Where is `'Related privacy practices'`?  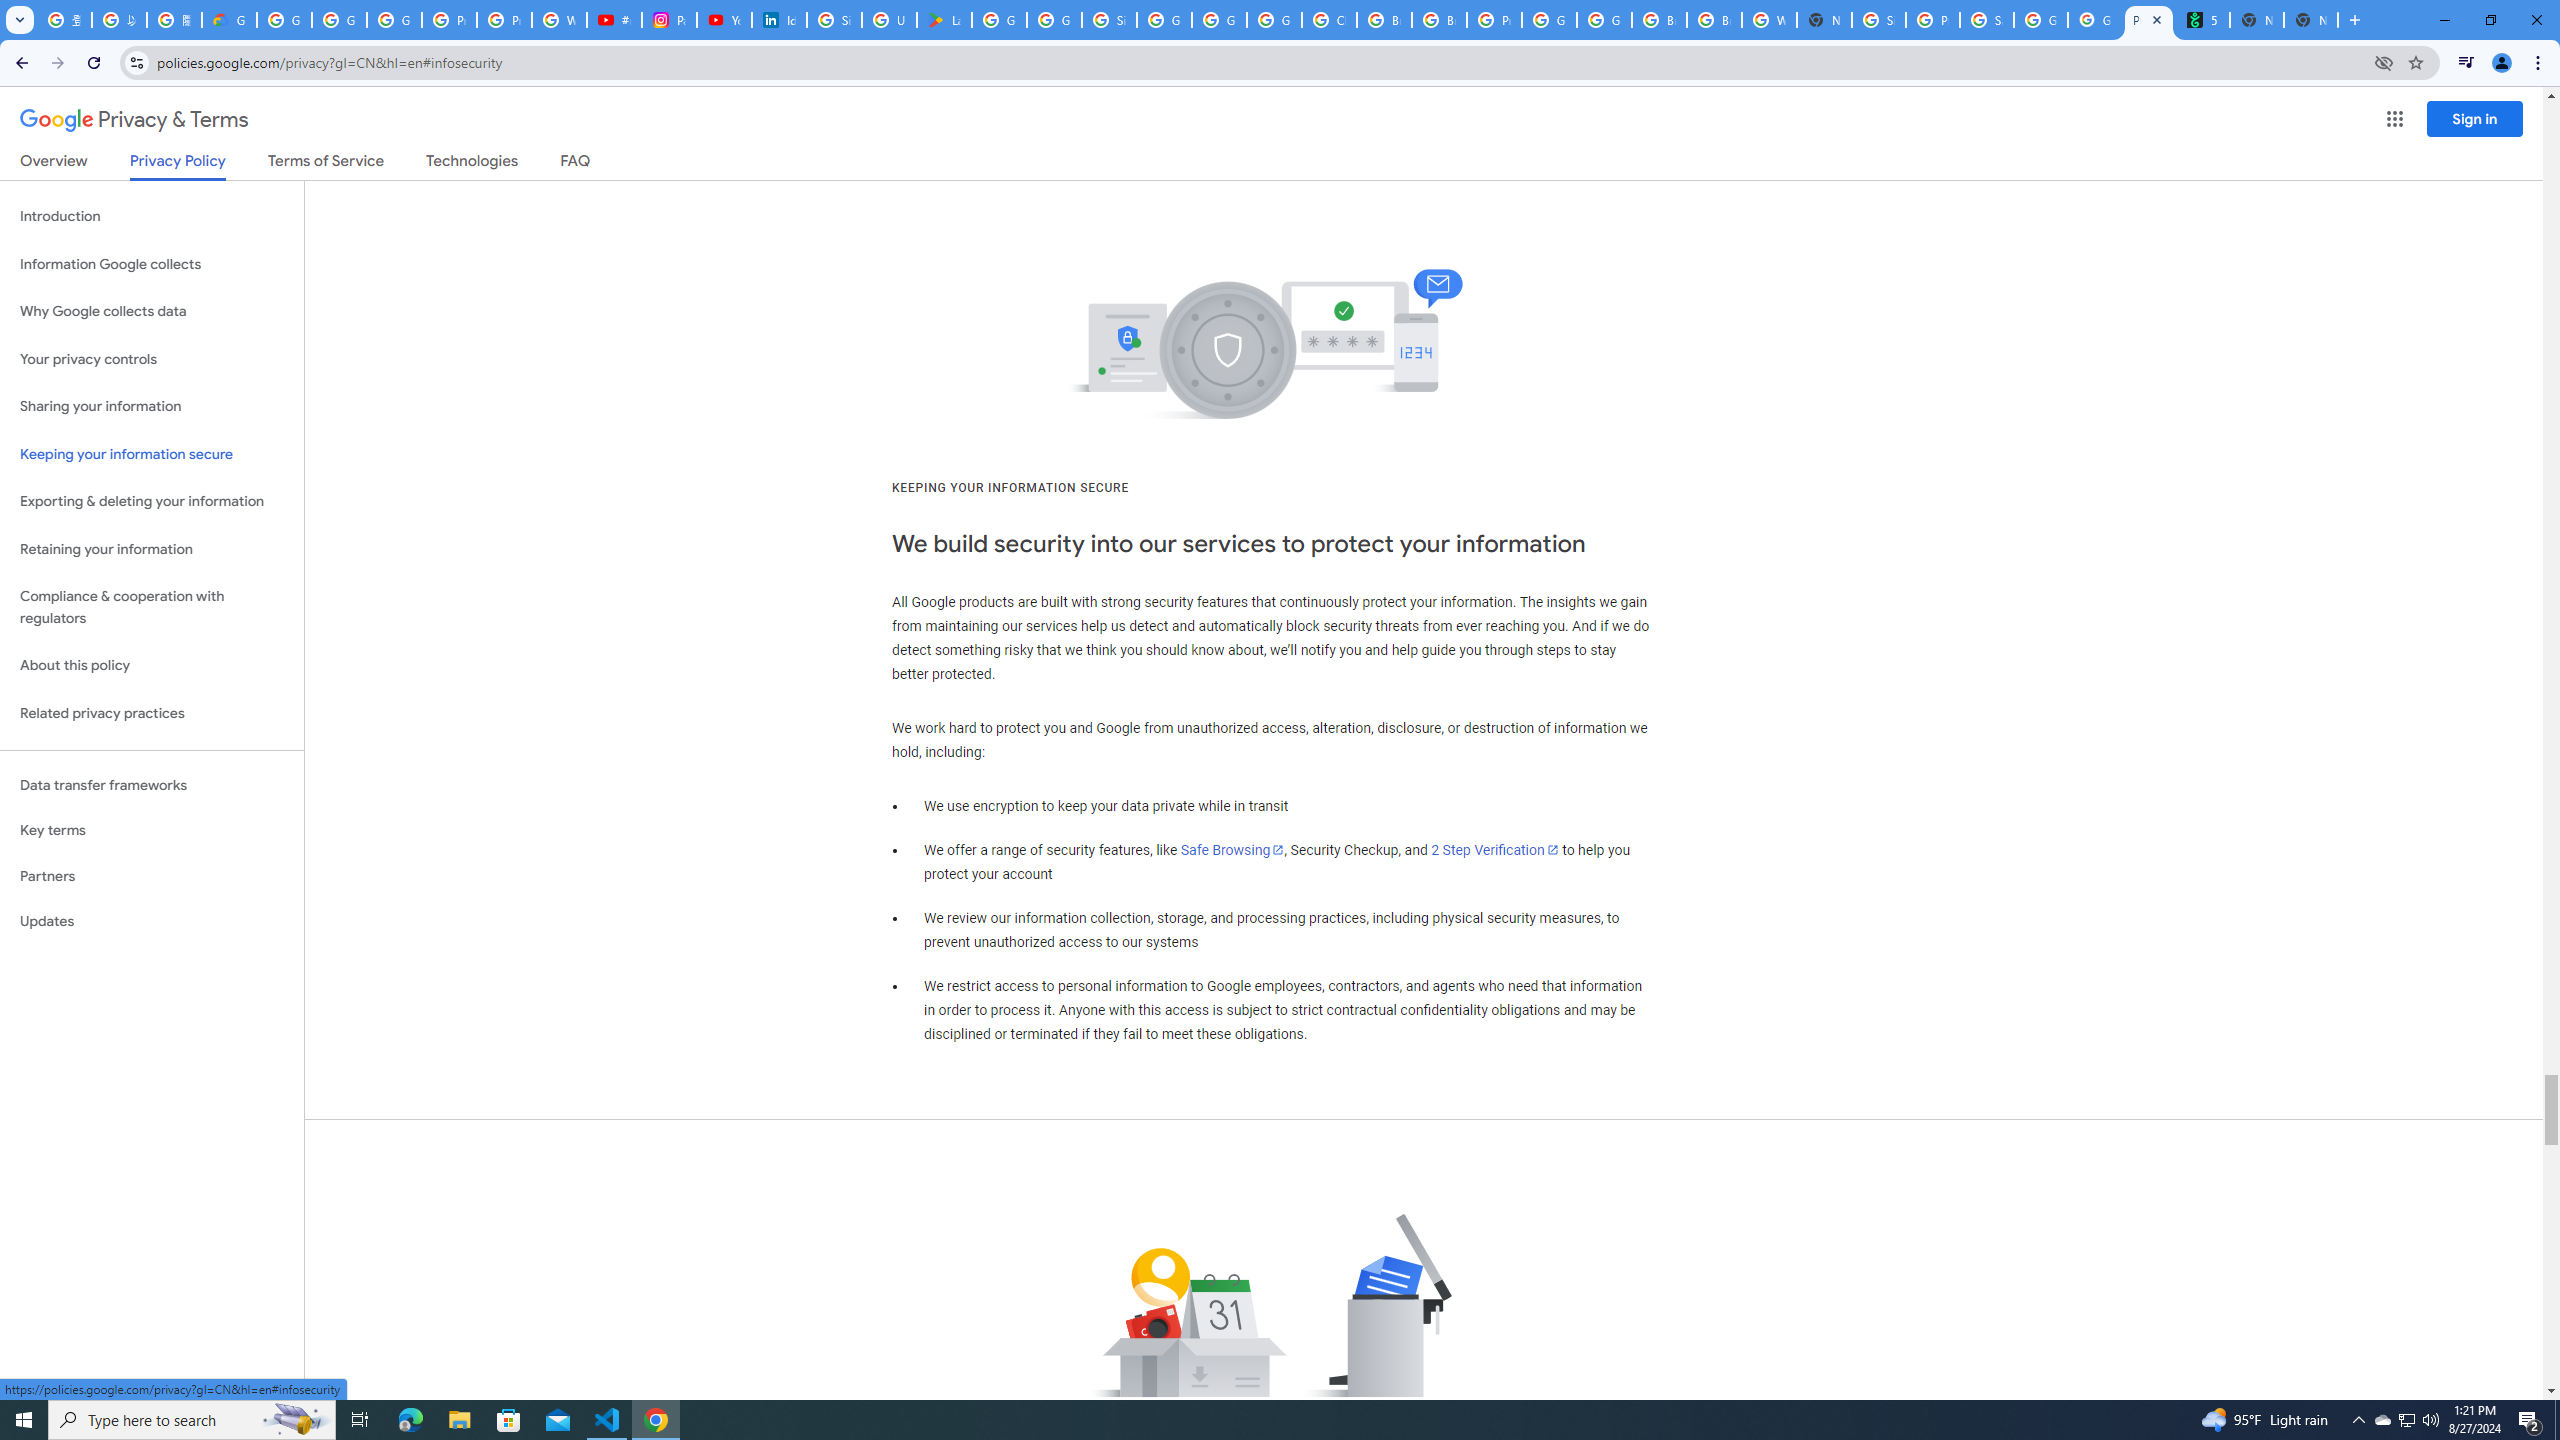
'Related privacy practices' is located at coordinates (151, 712).